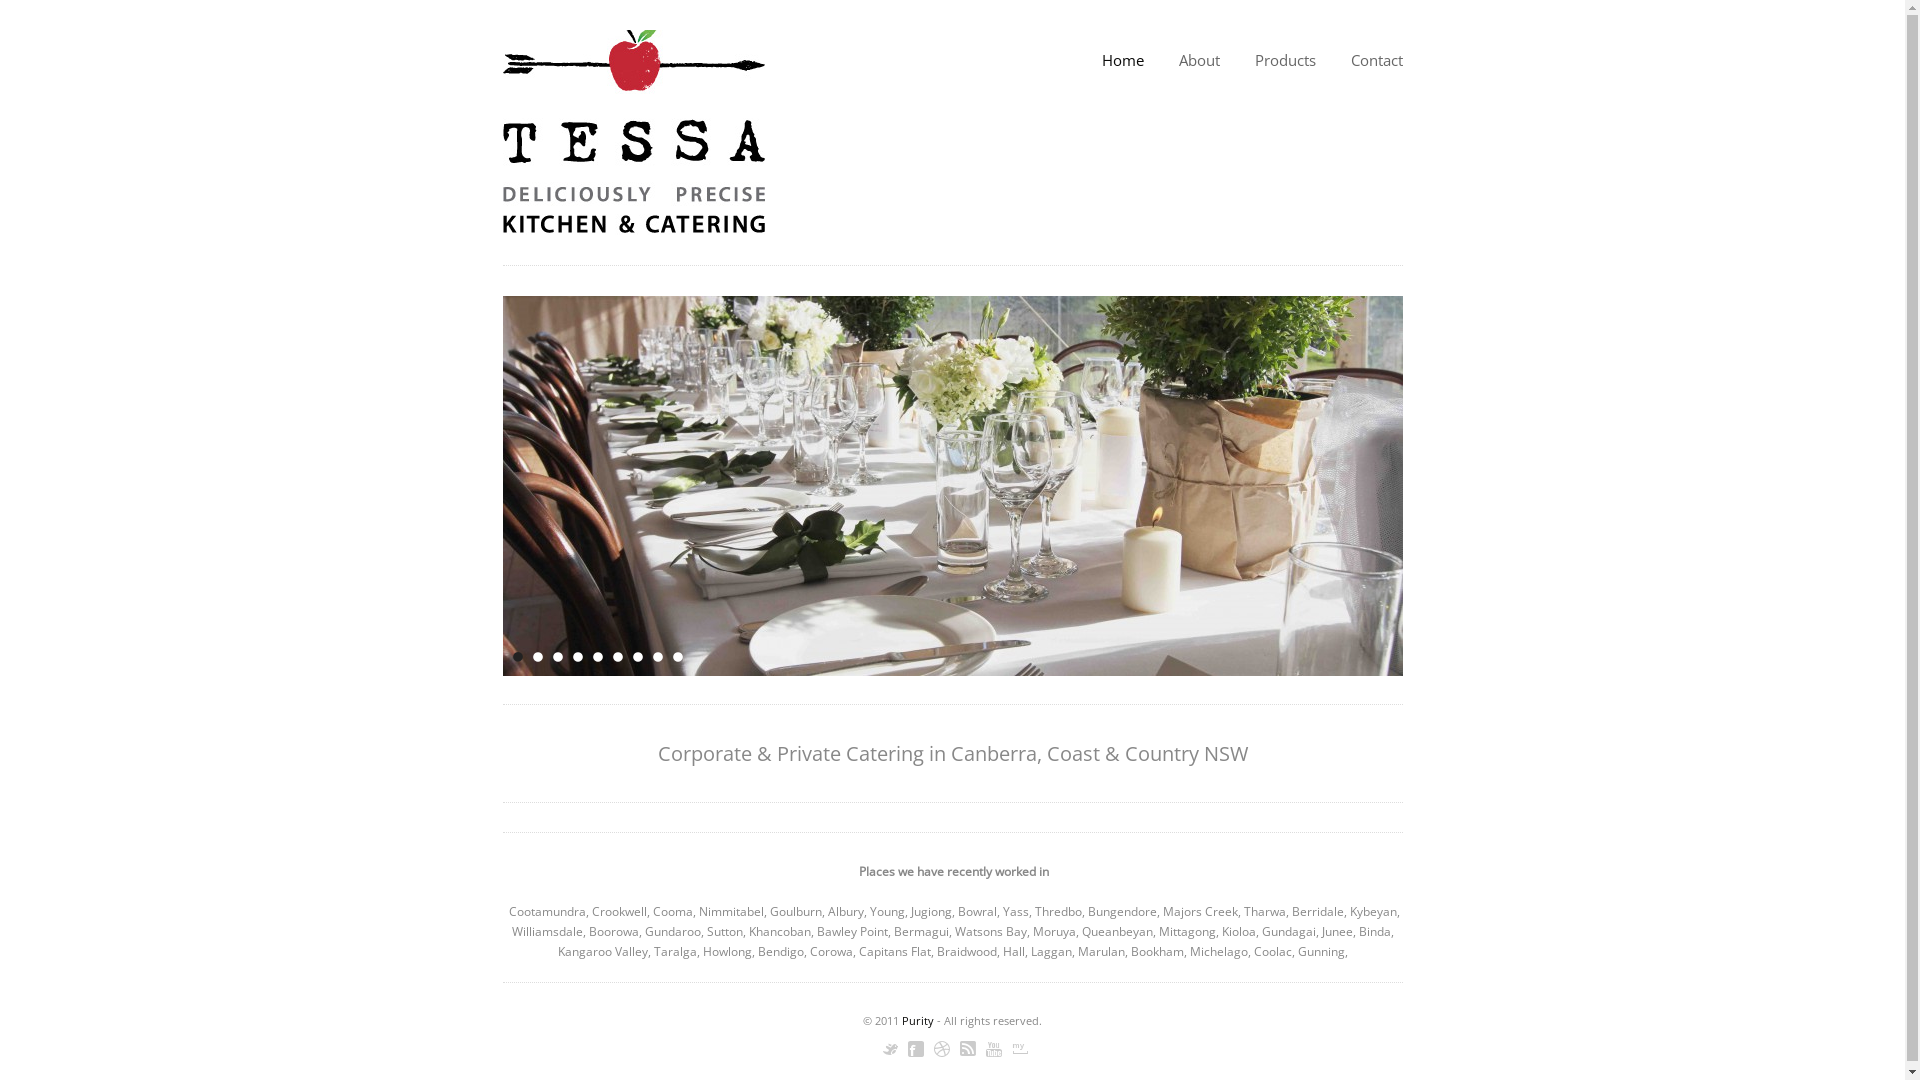 This screenshot has height=1080, width=1920. I want to click on '3', so click(556, 656).